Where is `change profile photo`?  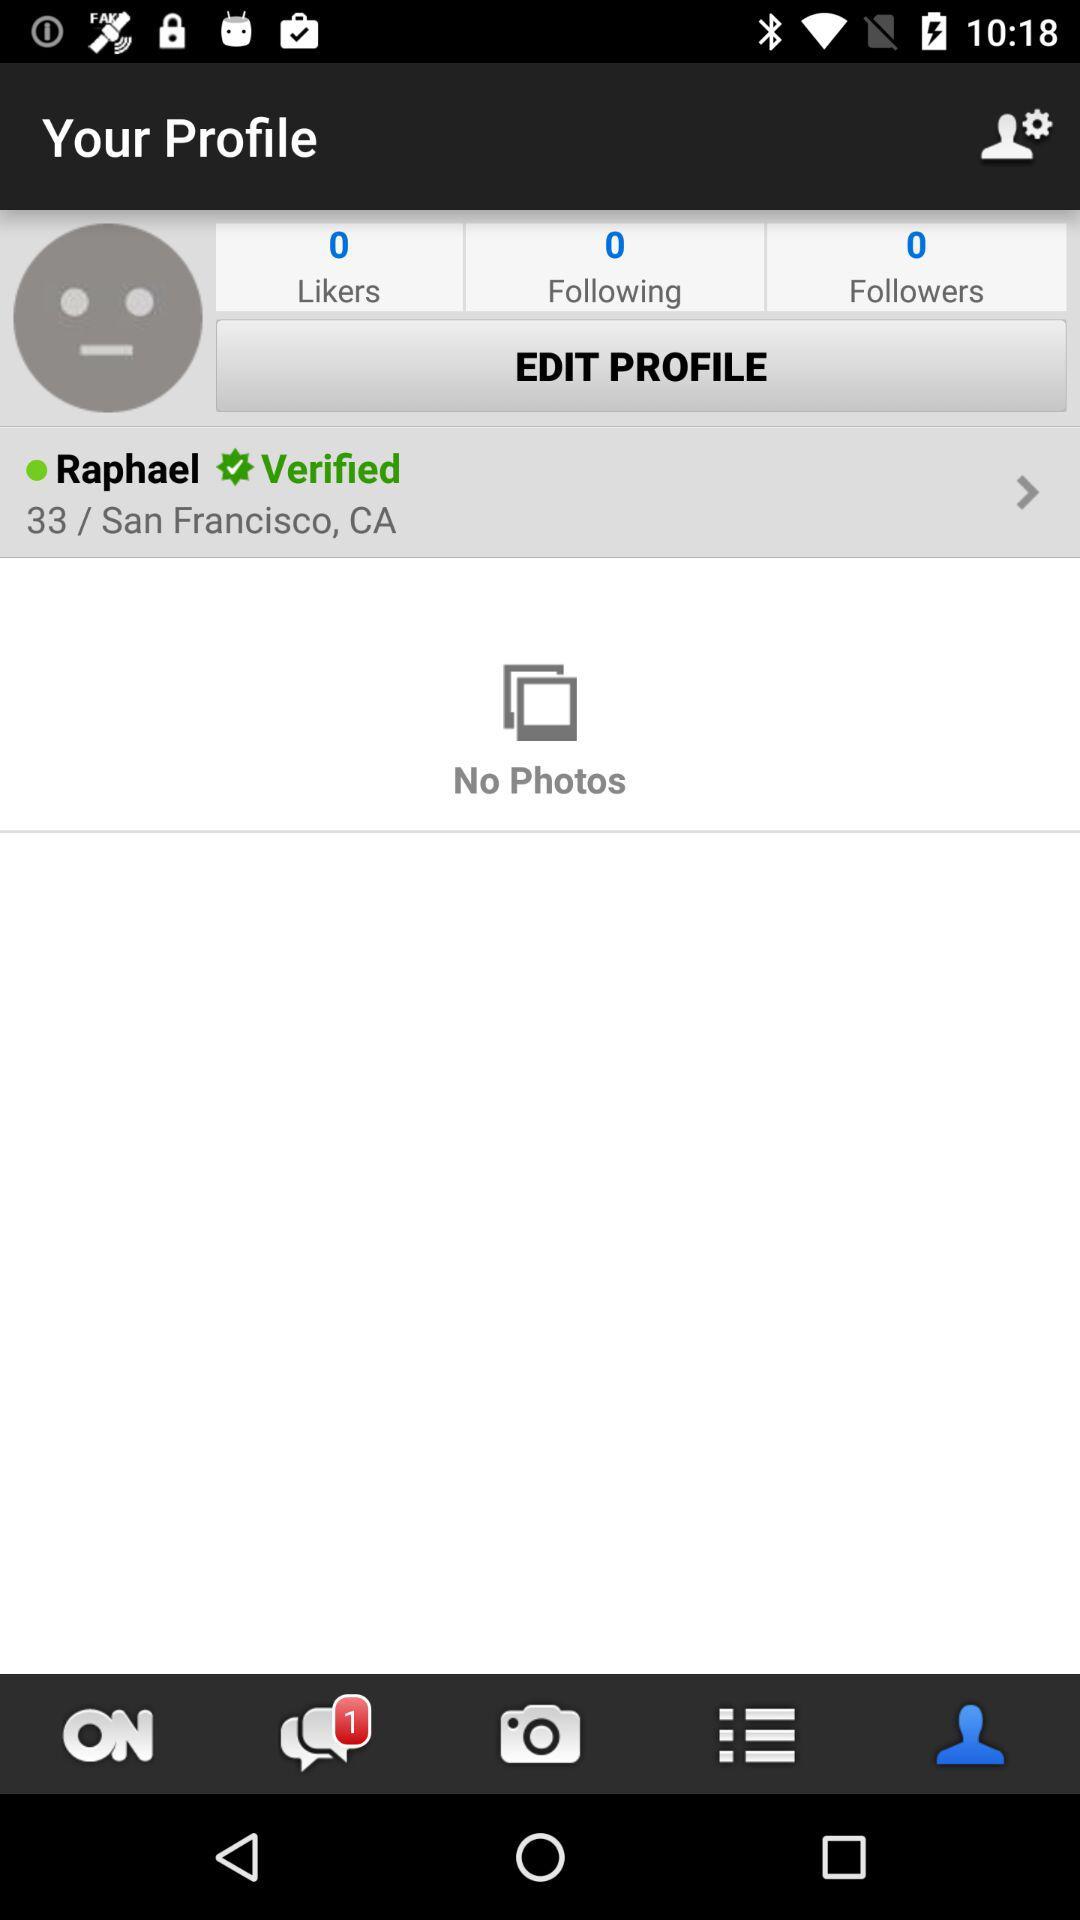 change profile photo is located at coordinates (108, 316).